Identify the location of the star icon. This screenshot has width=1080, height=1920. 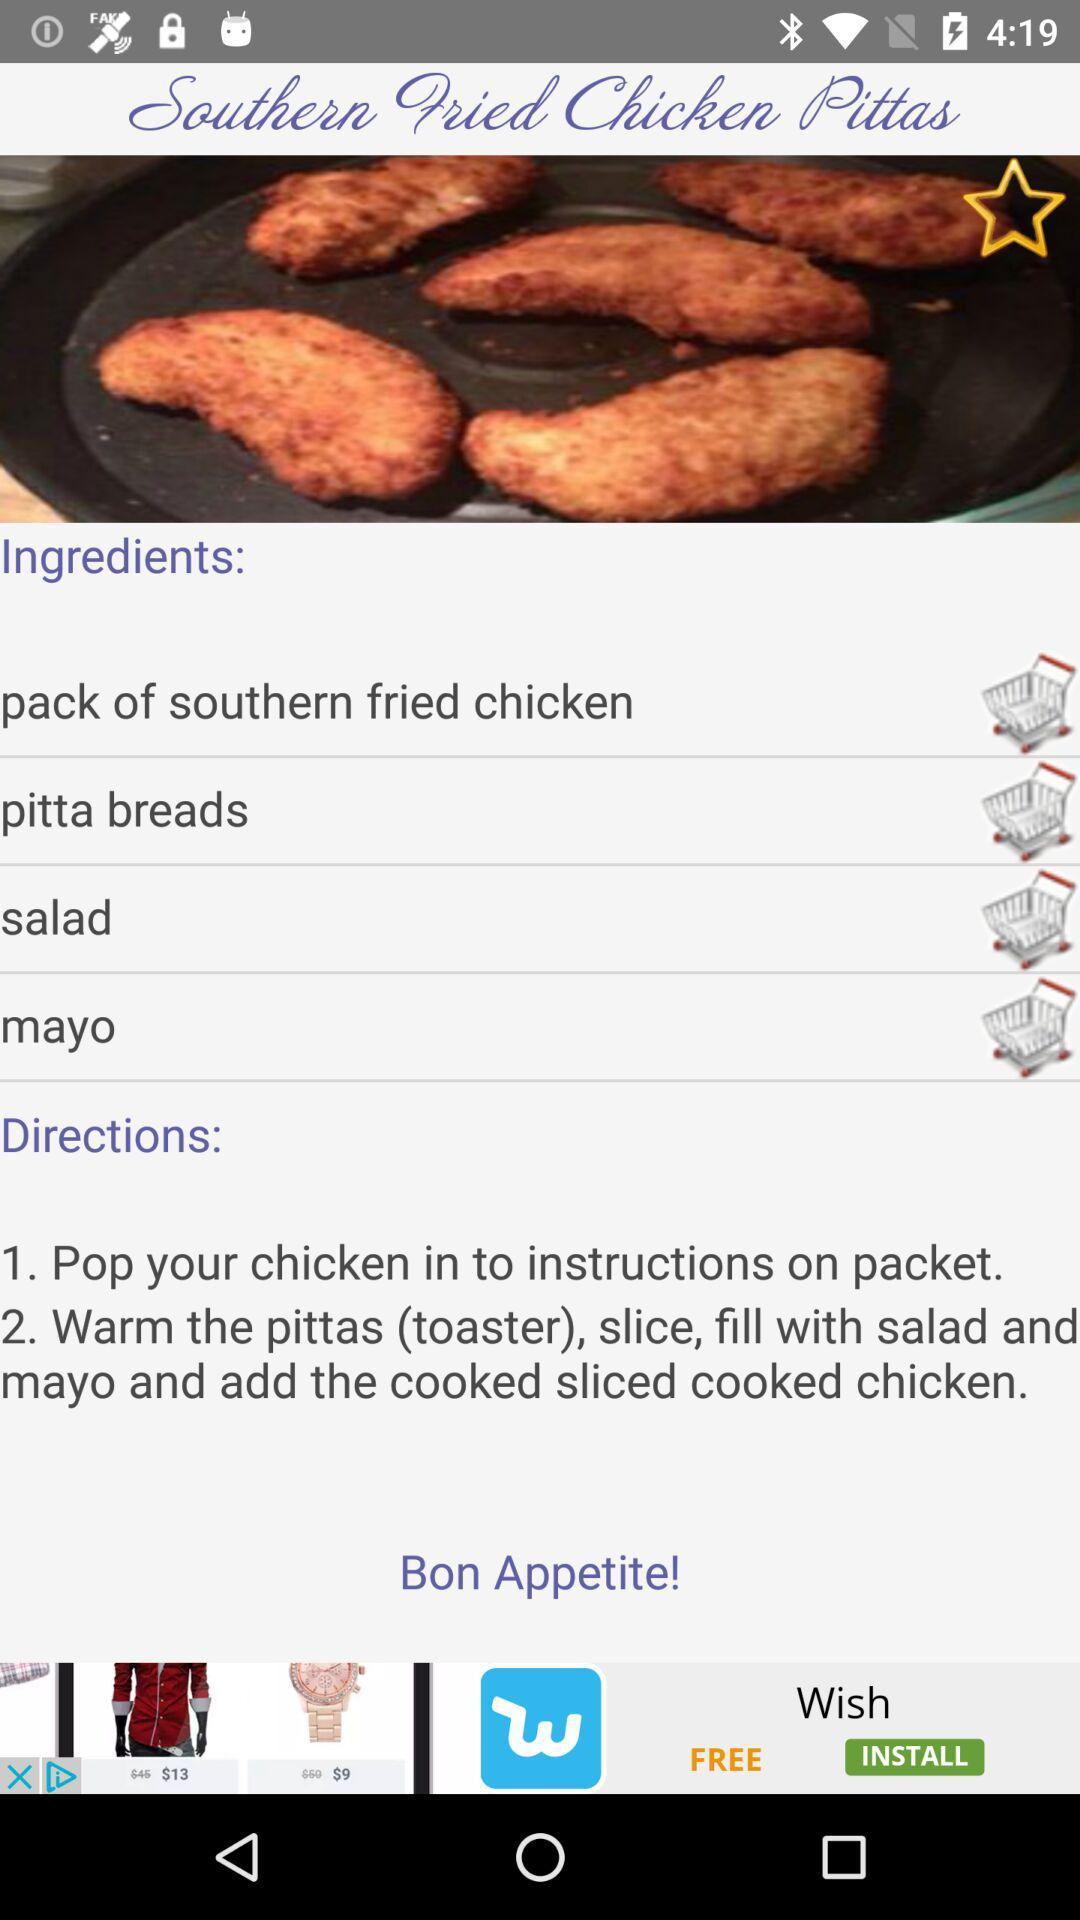
(1014, 207).